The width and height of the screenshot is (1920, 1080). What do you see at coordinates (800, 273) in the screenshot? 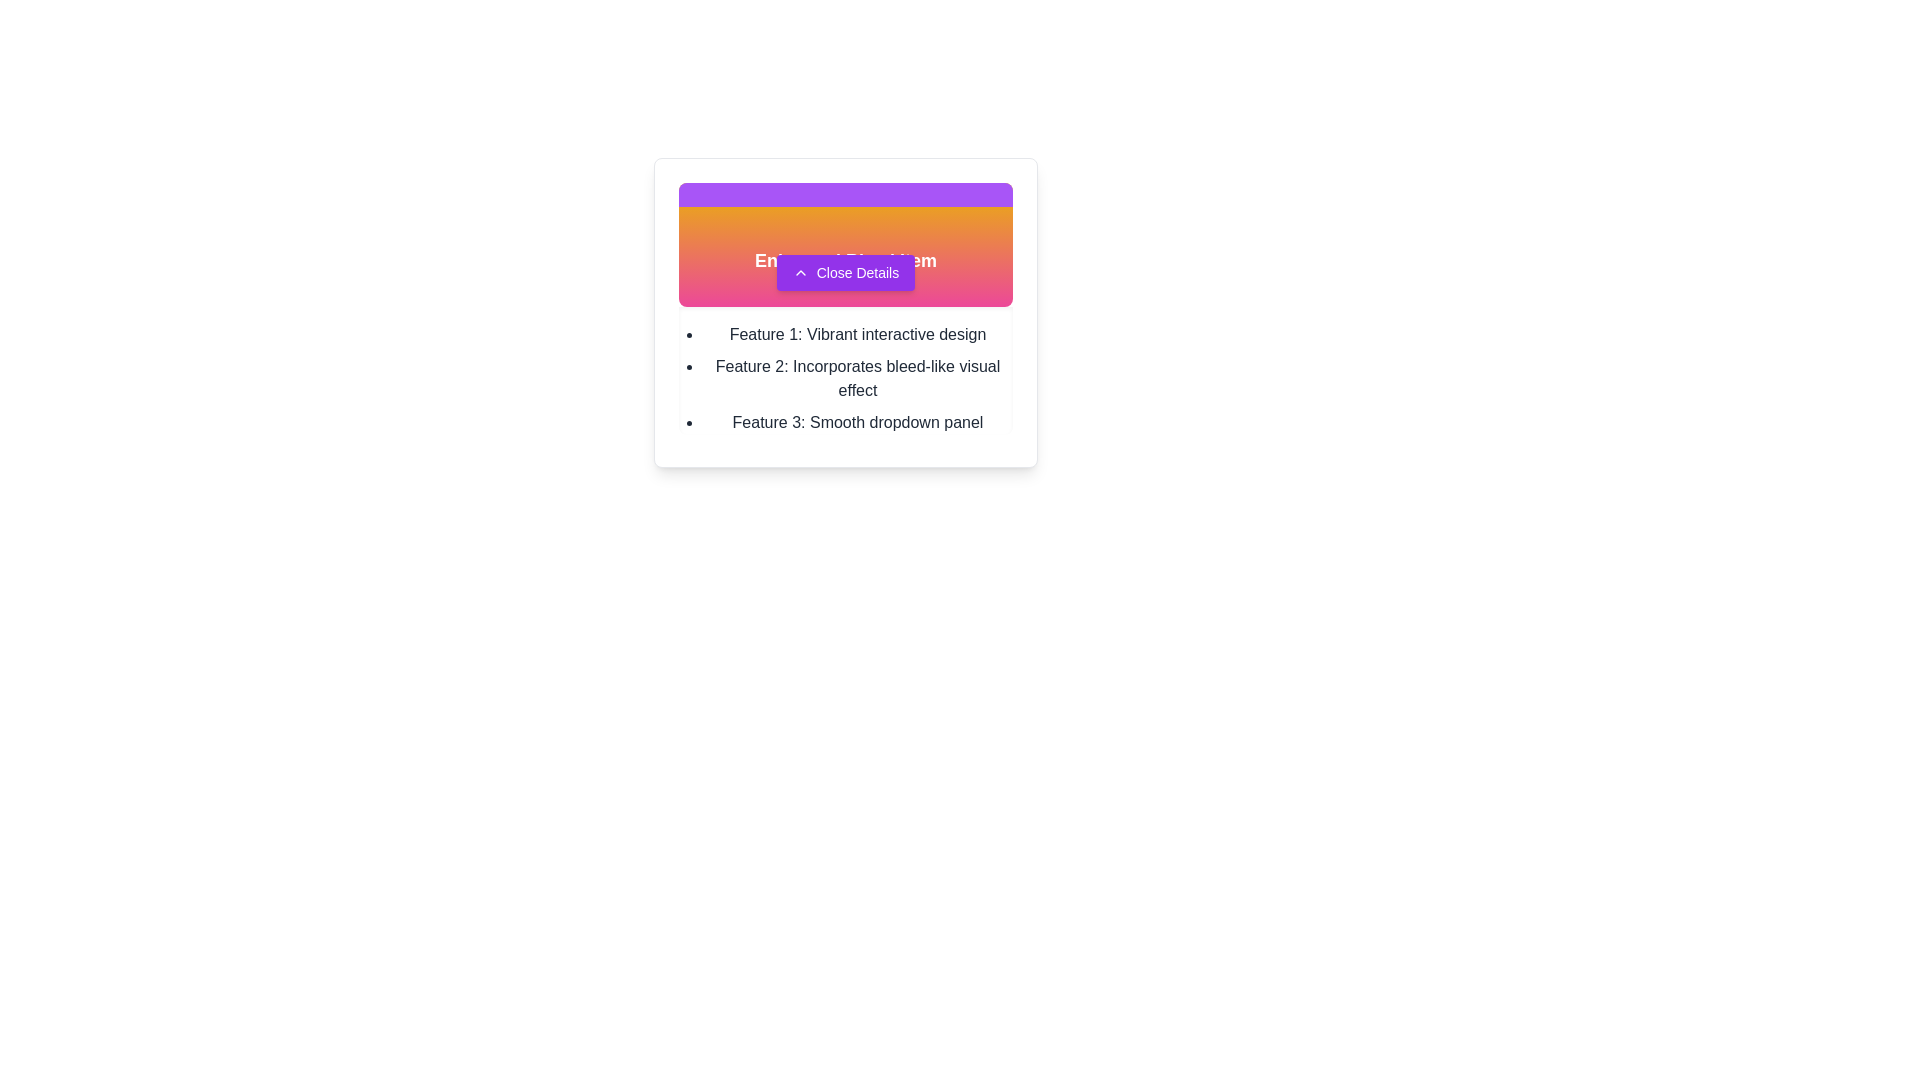
I see `the upward-pointing chevron icon located on the left part of the 'Close Details' button, which is within an orange-purple gradient box` at bounding box center [800, 273].